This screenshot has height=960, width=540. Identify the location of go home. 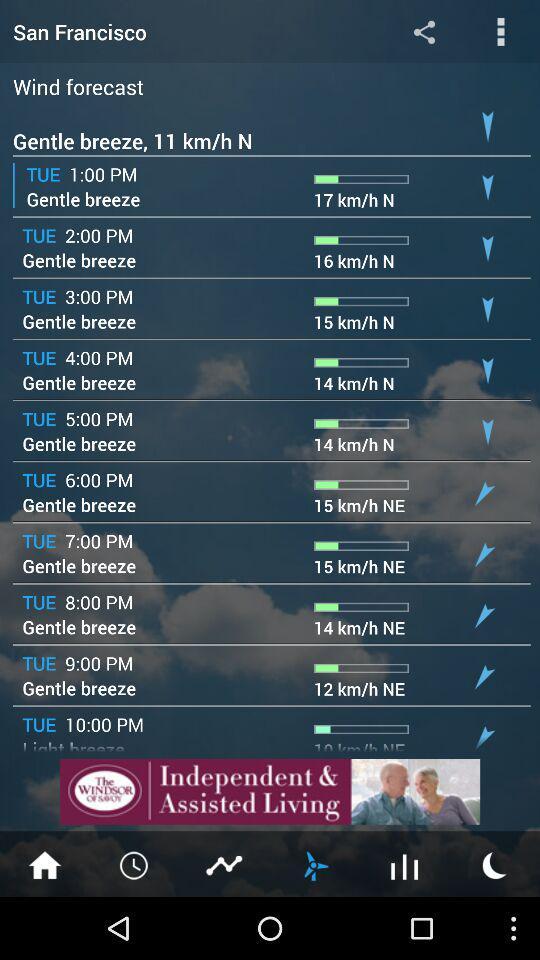
(44, 863).